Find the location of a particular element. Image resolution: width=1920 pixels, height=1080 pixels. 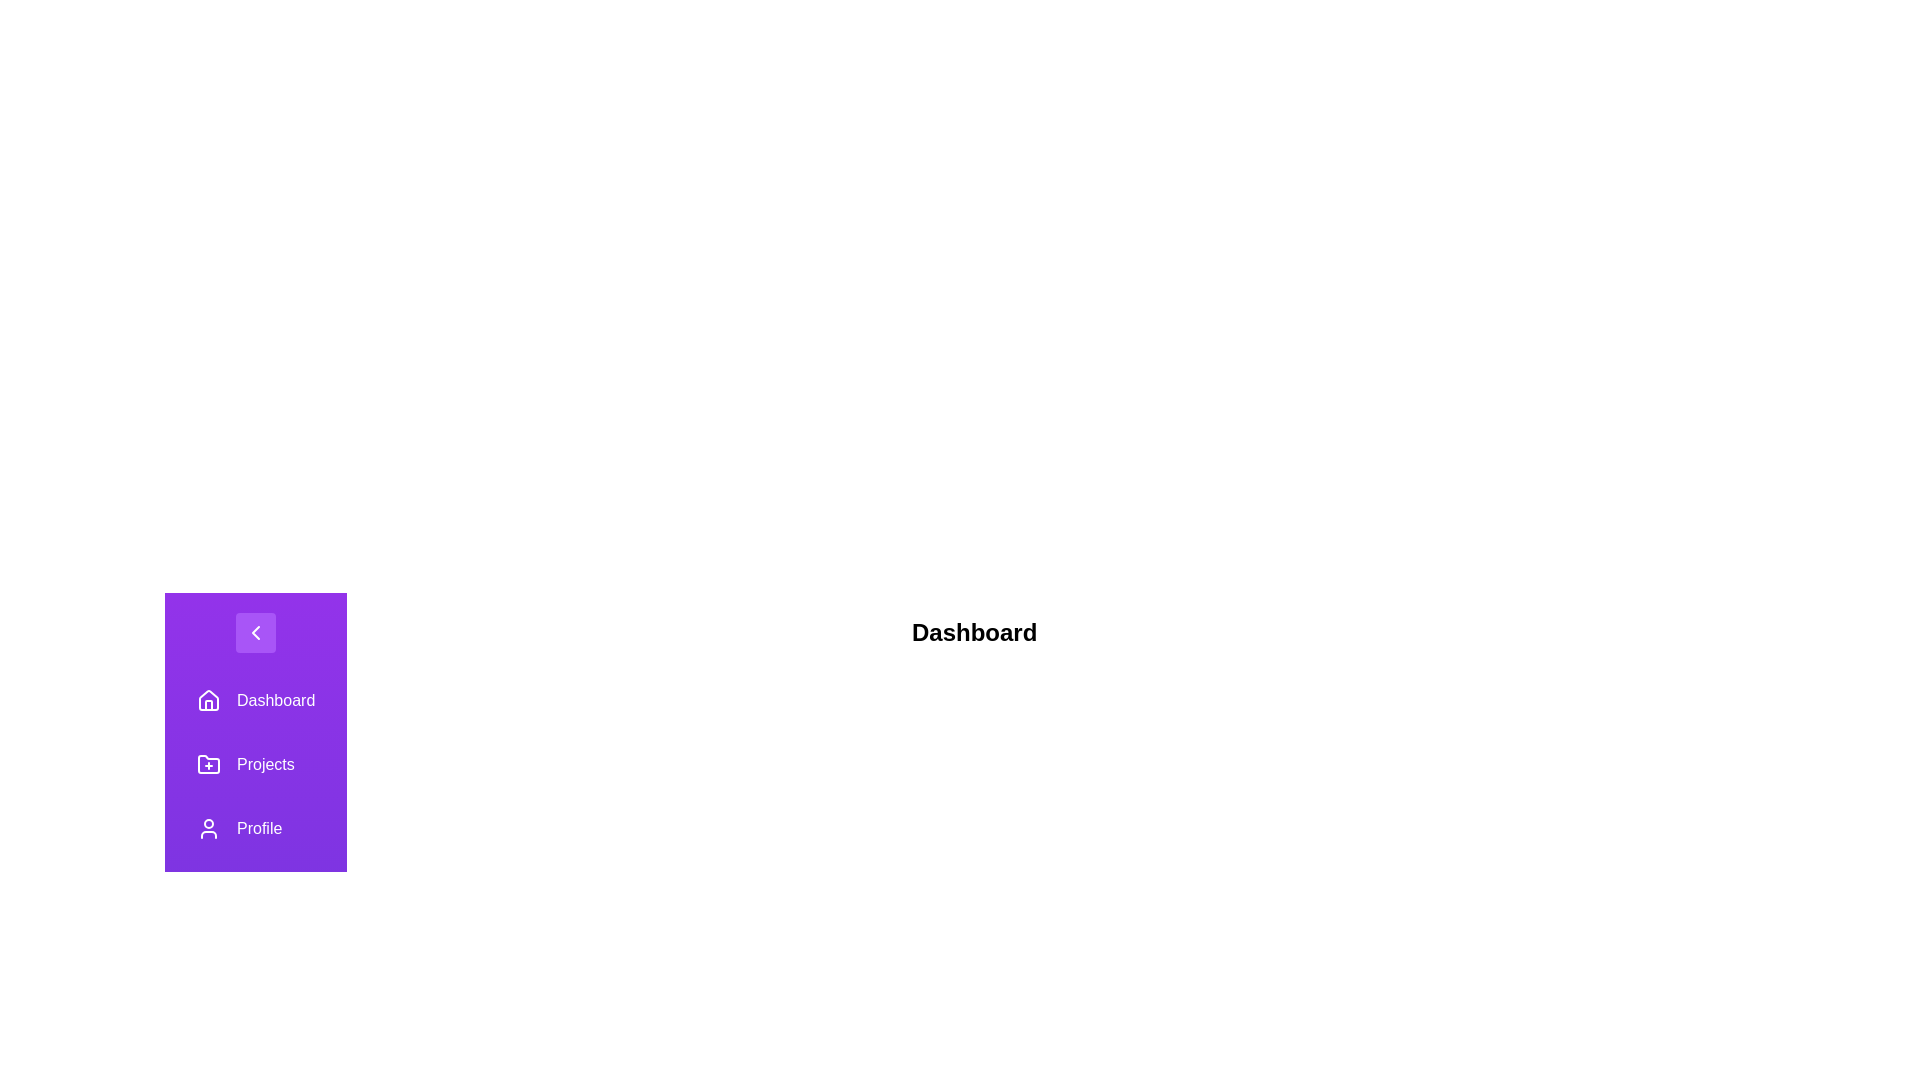

the folder icon with a plus sign inside it, which is styled with a stroke and has a purple background, located within the 'Projects' navigation item in the sidebar menu is located at coordinates (209, 764).